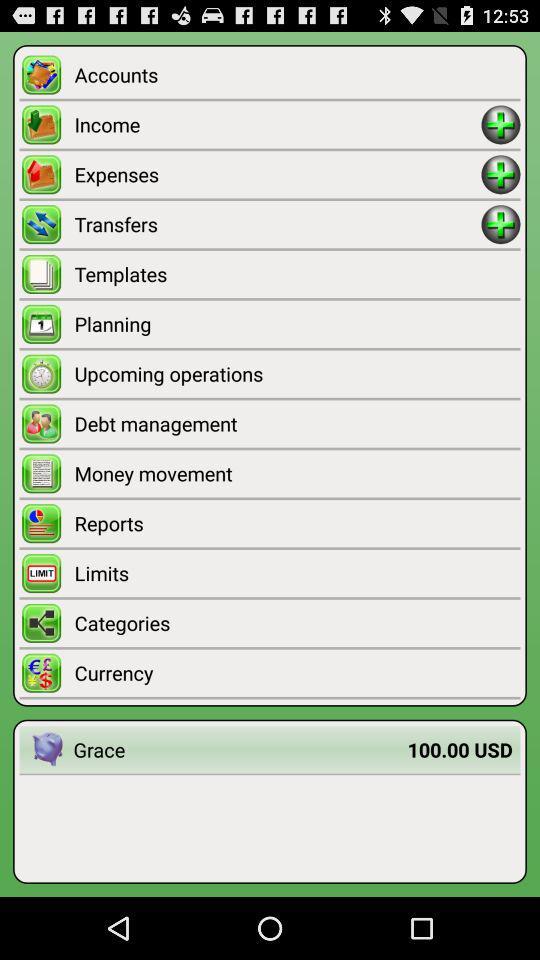 The width and height of the screenshot is (540, 960). What do you see at coordinates (296, 522) in the screenshot?
I see `the app below the money movement item` at bounding box center [296, 522].